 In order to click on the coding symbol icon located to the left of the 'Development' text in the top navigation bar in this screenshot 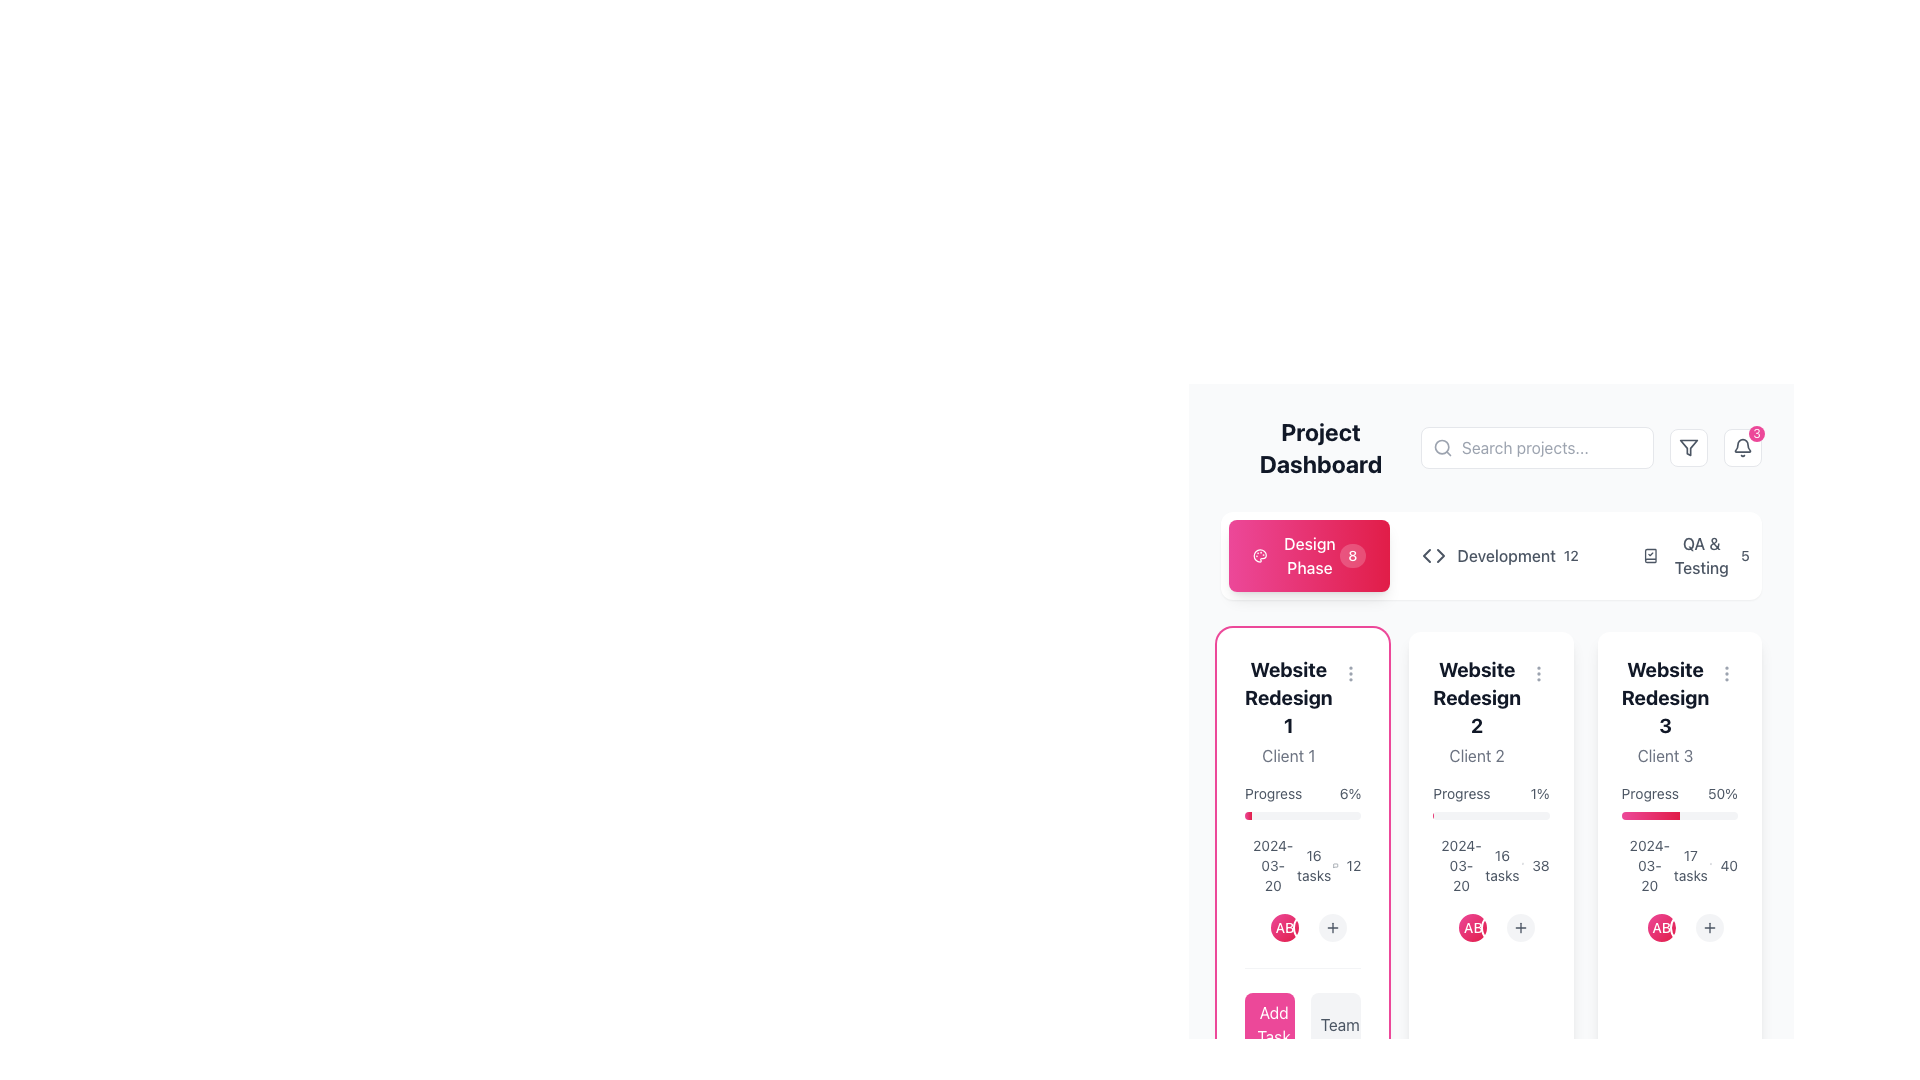, I will do `click(1432, 555)`.